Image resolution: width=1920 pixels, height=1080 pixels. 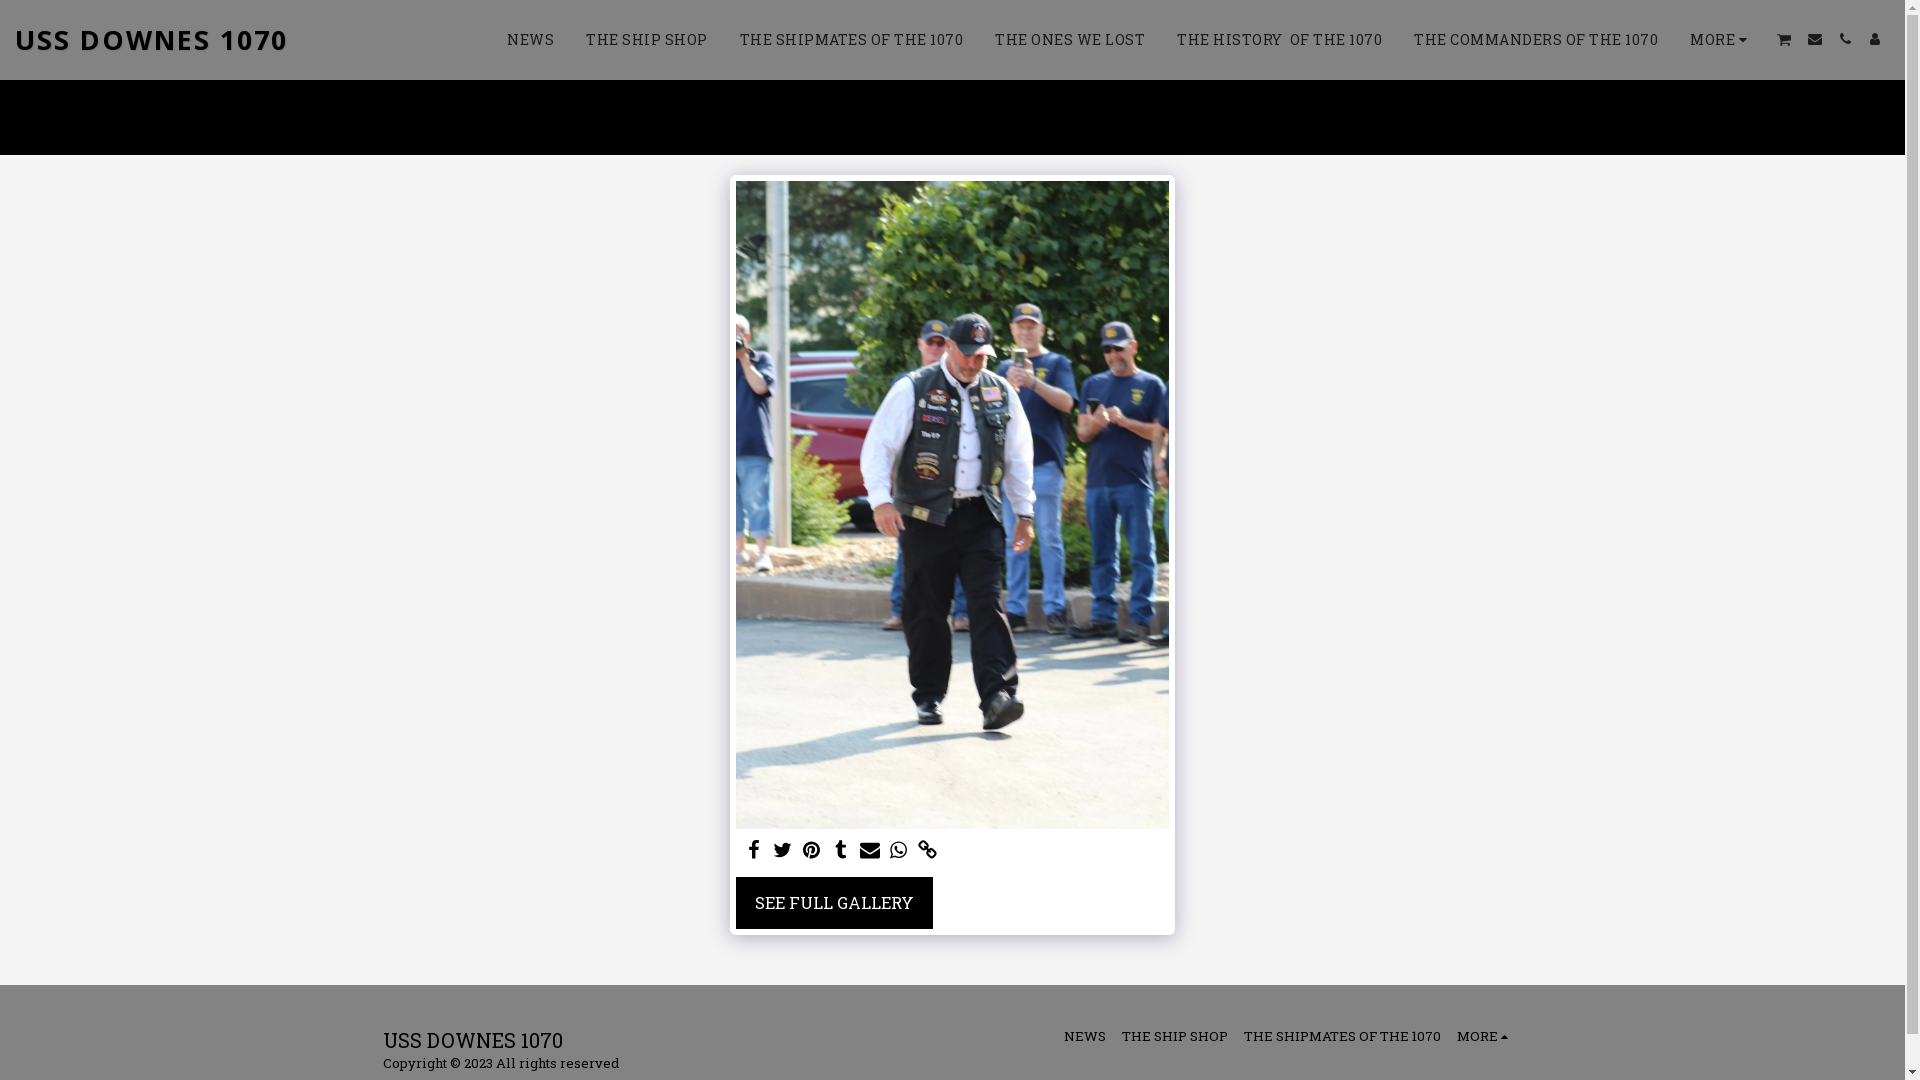 I want to click on 'whatsapp', so click(x=897, y=851).